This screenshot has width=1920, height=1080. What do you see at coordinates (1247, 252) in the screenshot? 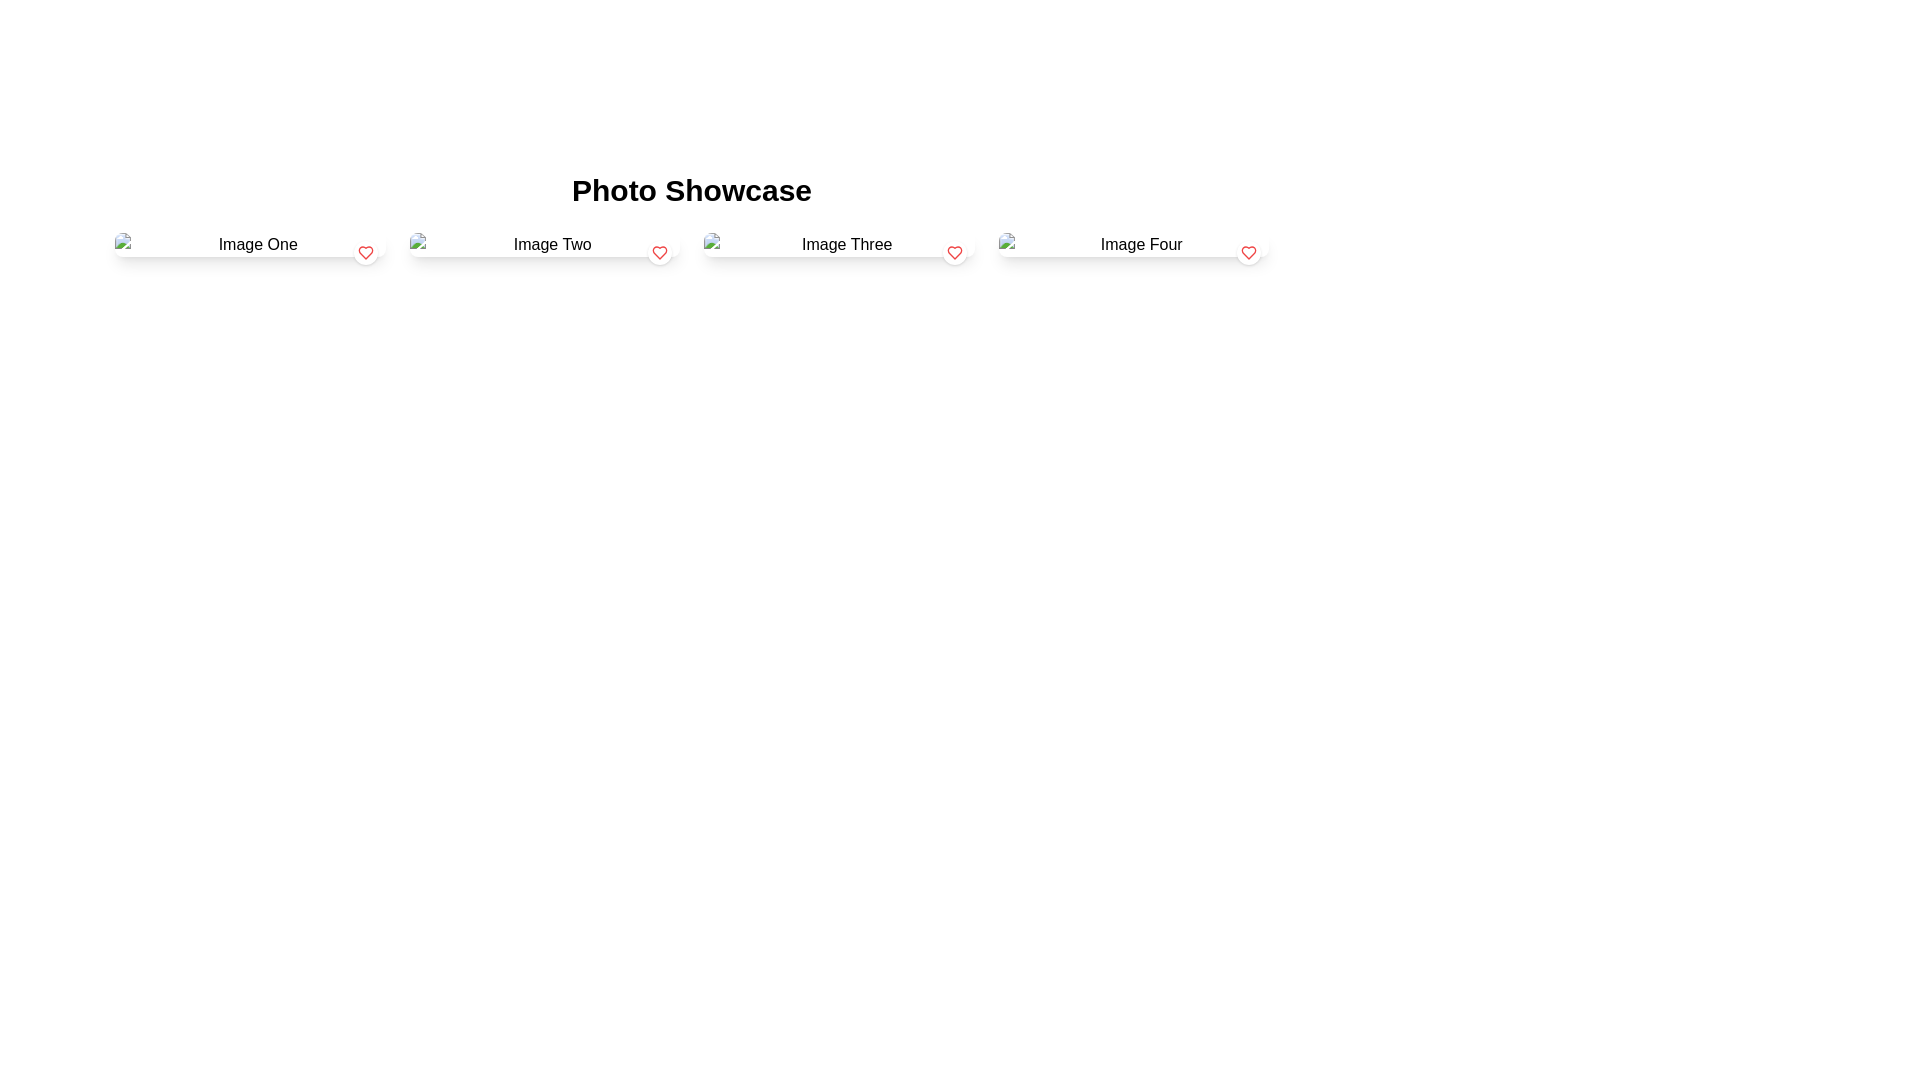
I see `the Heart icon located in the top-right corner of the card labeled 'Image Four'` at bounding box center [1247, 252].